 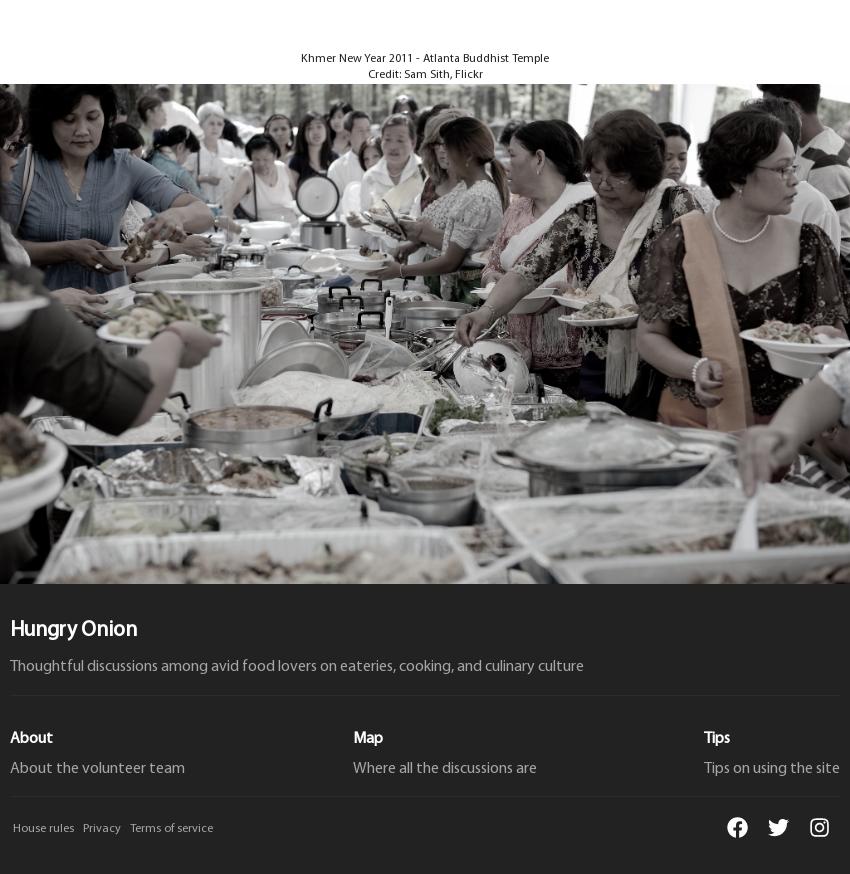 I want to click on 'Privacy', so click(x=101, y=828).